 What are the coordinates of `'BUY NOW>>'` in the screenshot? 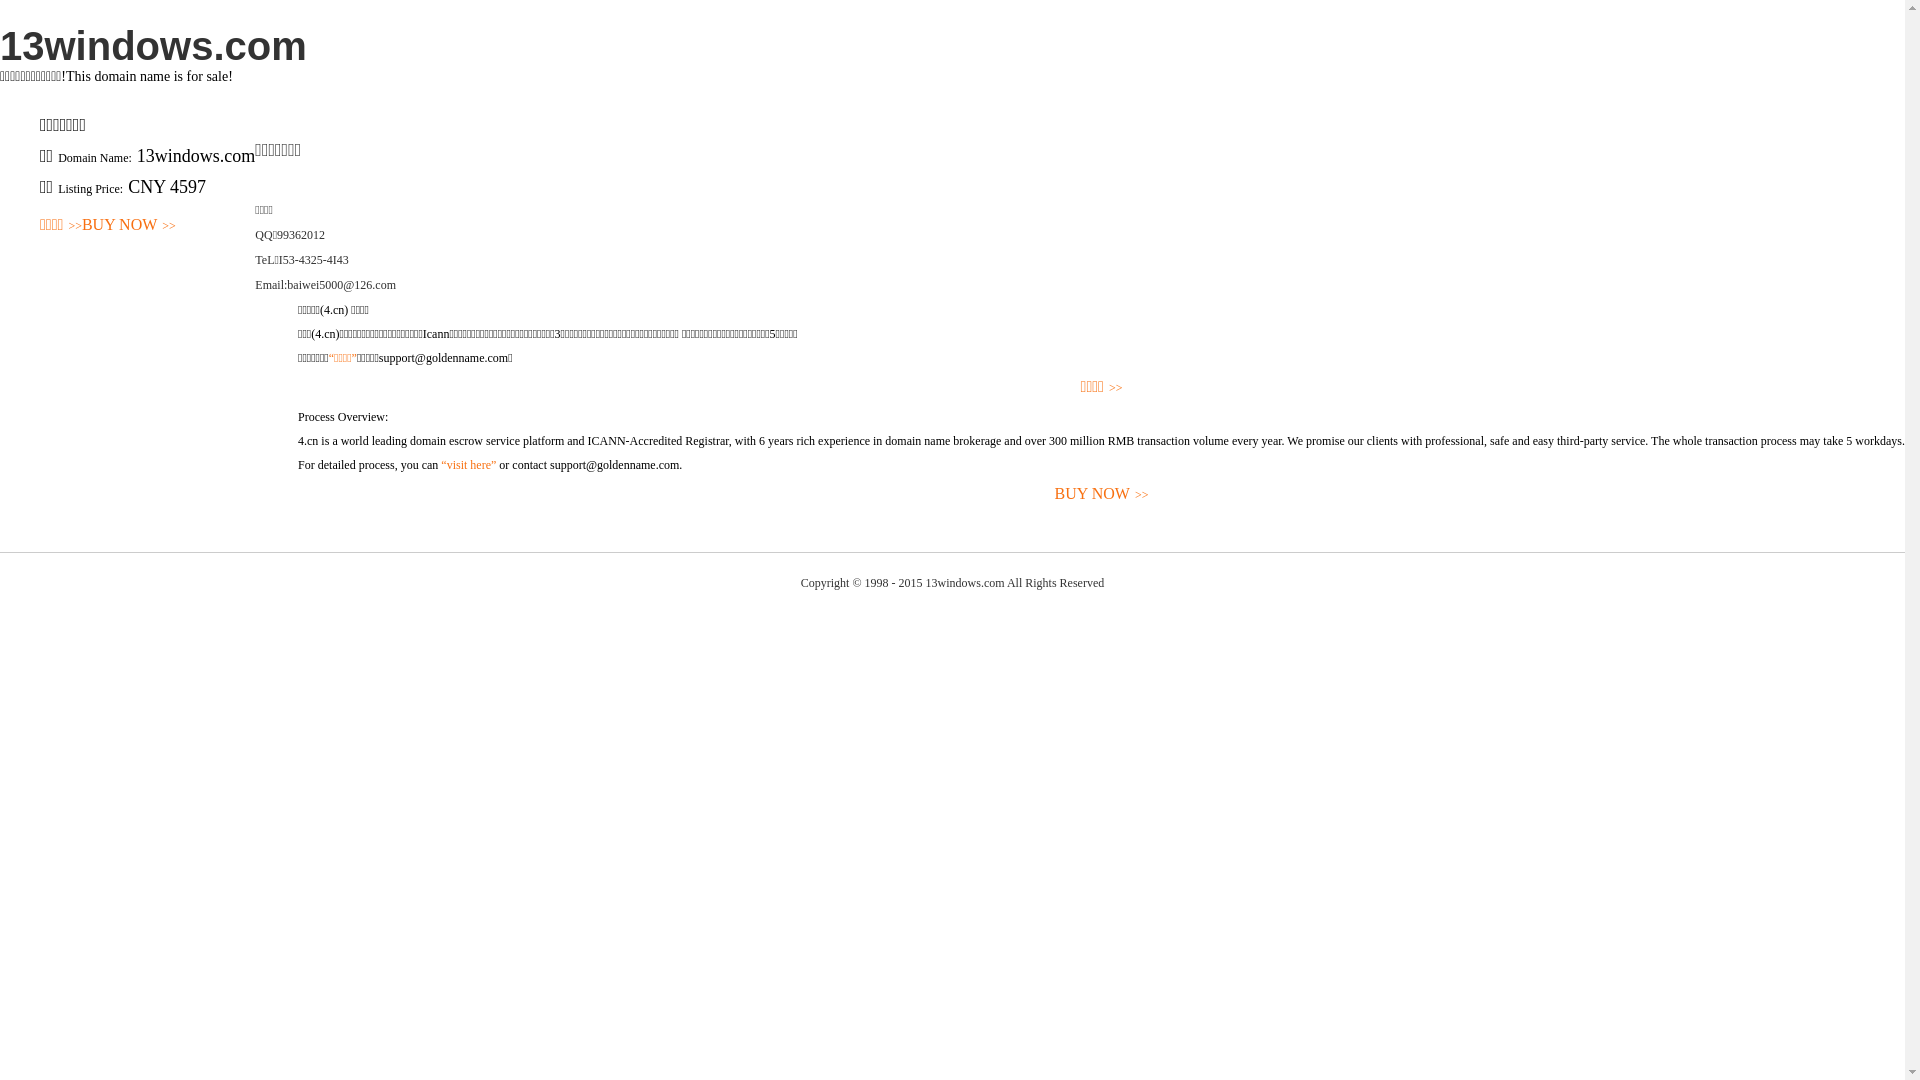 It's located at (1100, 494).